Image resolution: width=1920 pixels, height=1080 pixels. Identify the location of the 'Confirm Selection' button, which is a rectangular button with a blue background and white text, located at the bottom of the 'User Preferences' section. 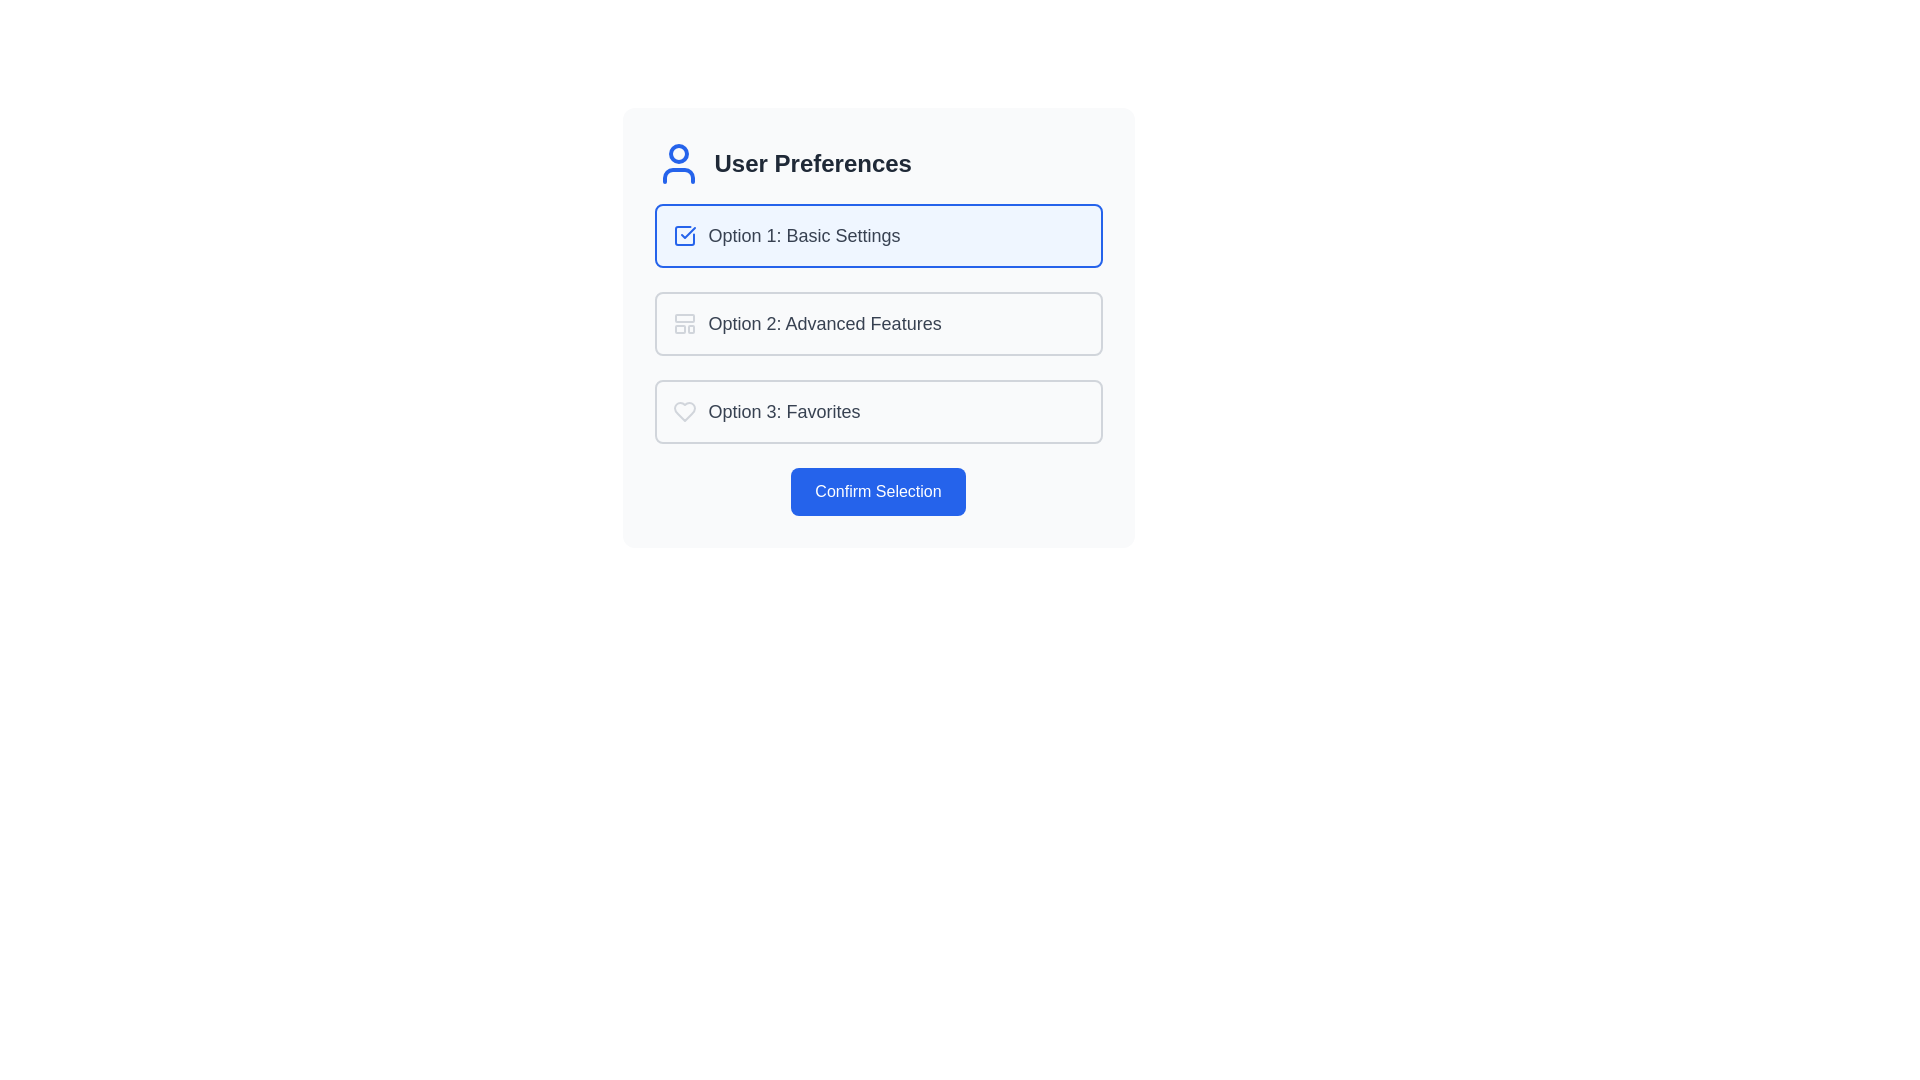
(878, 492).